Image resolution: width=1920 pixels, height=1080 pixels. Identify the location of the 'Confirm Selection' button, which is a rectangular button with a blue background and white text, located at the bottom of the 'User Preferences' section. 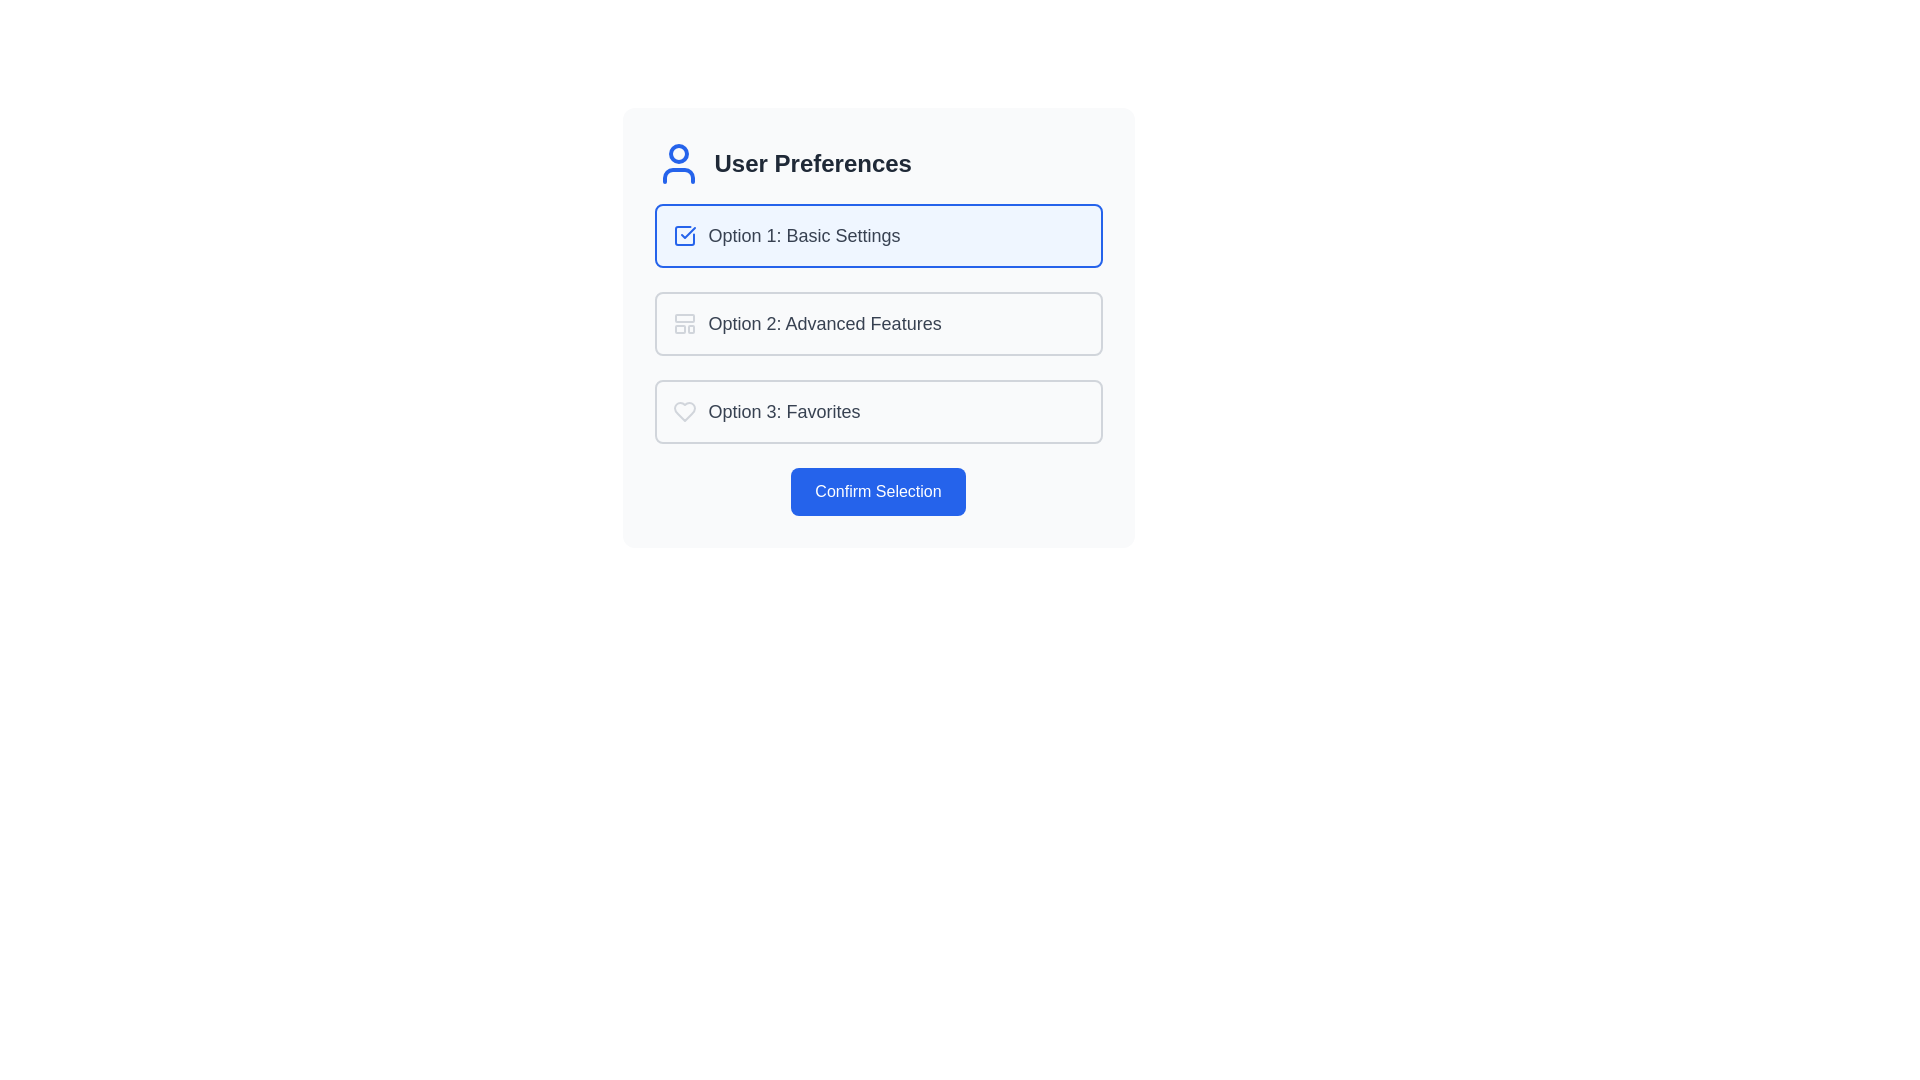
(878, 492).